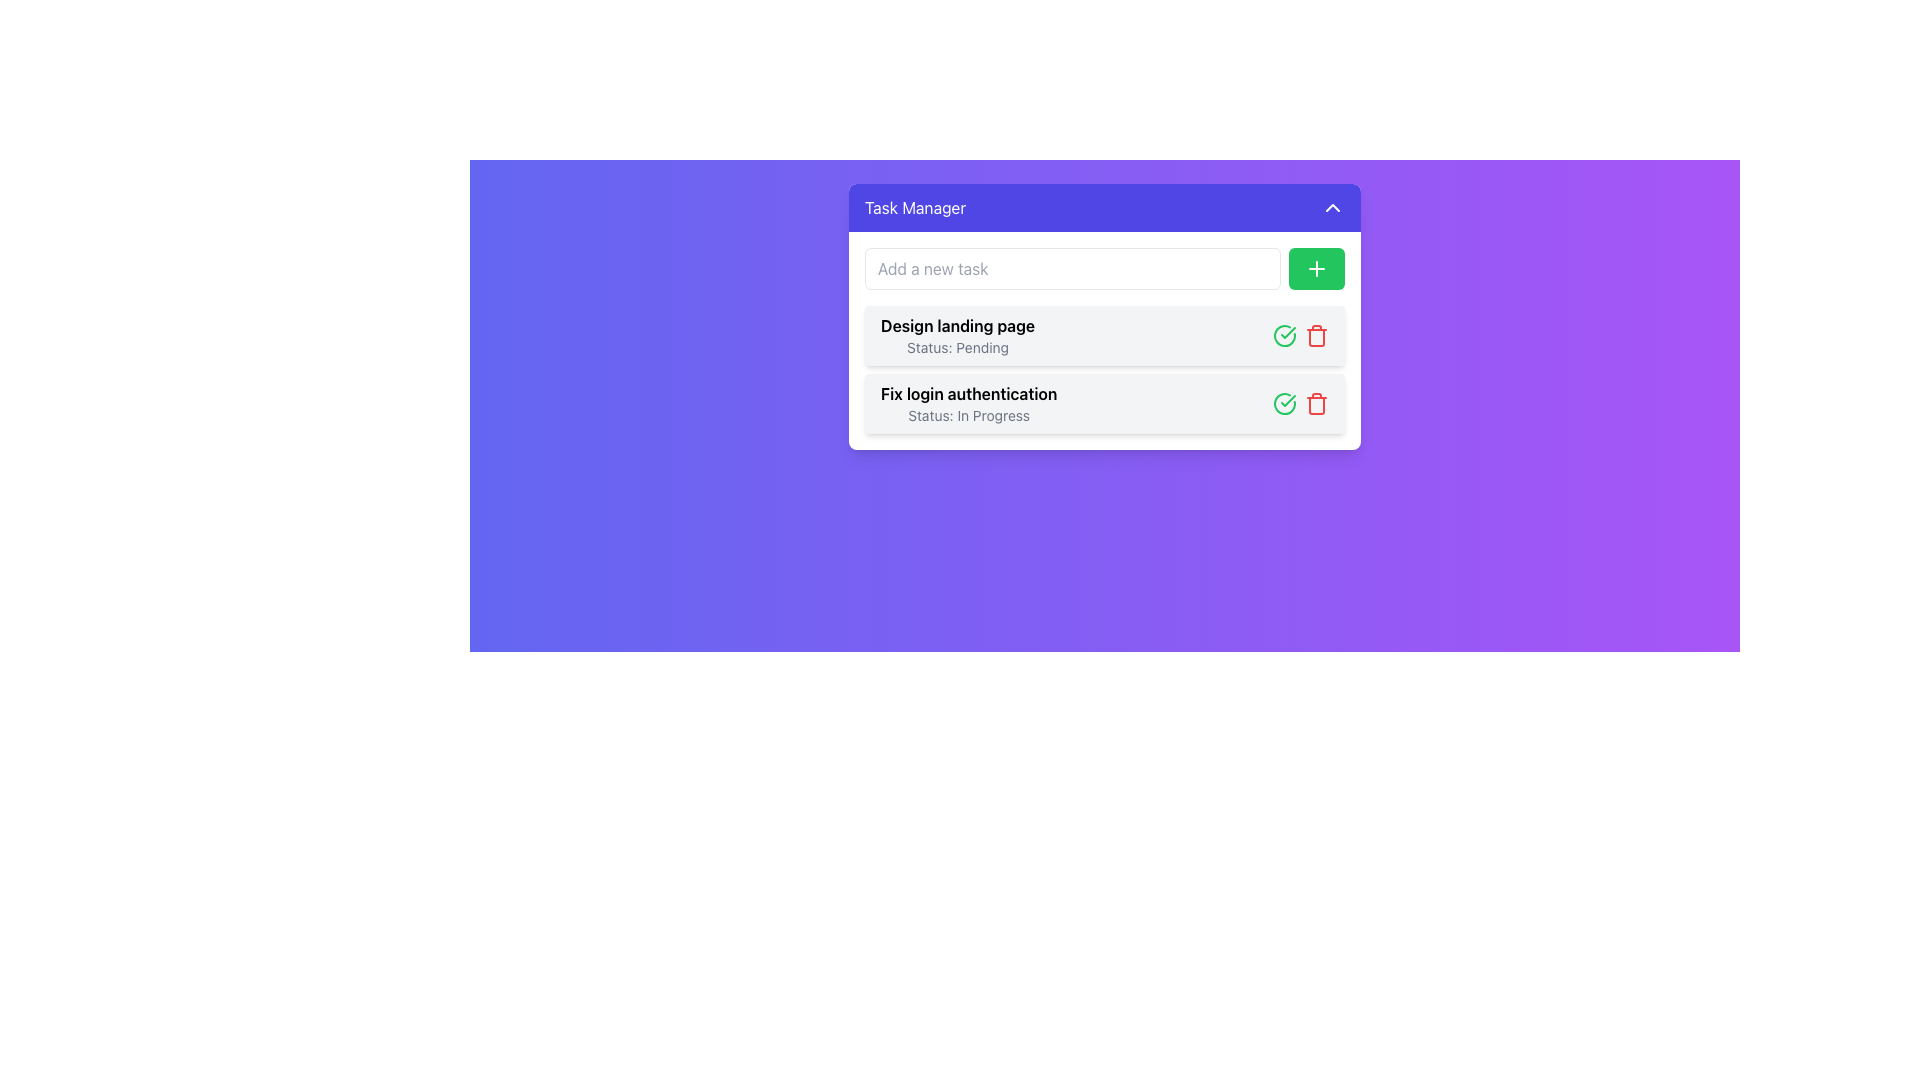  Describe the element at coordinates (957, 334) in the screenshot. I see `the Text Label that serves as a descriptive label for a task, providing the task title and its current status, located at the first position within the task list interface` at that location.